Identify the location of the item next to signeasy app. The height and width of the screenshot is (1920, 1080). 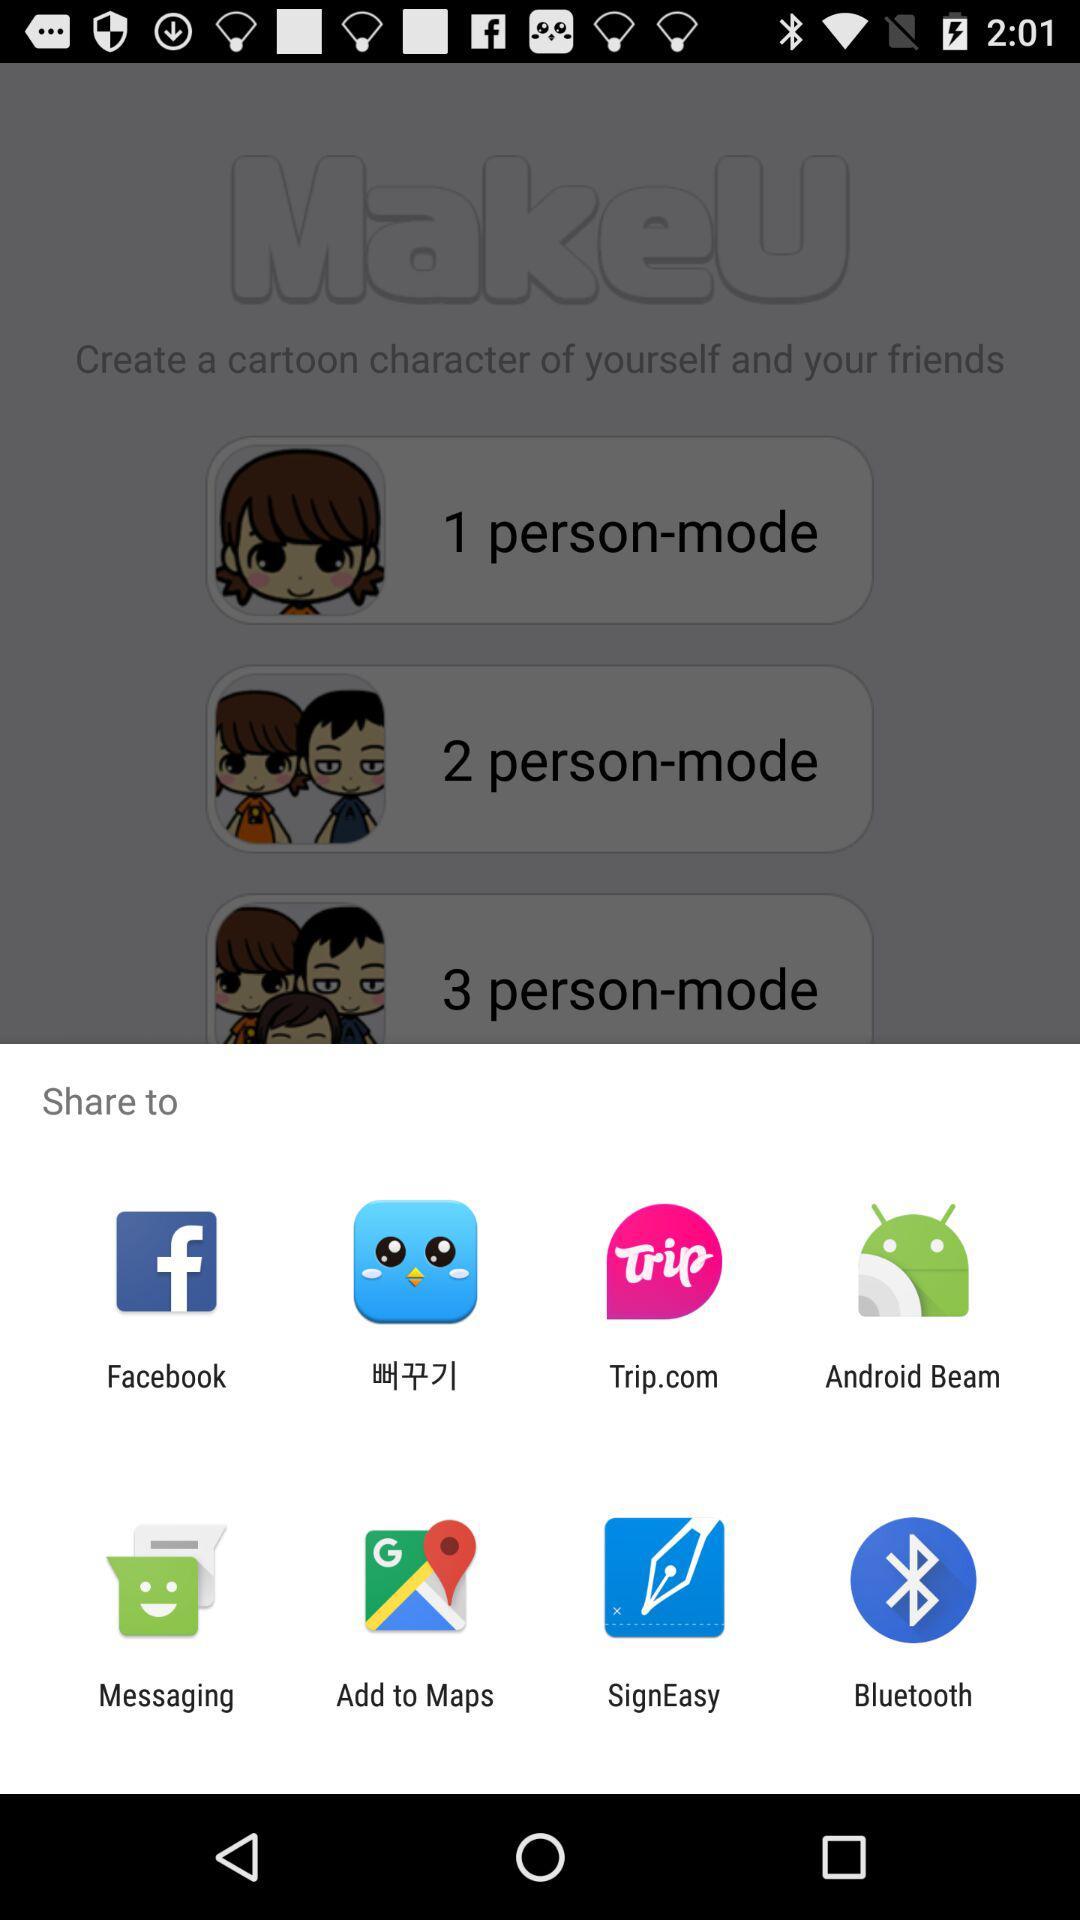
(414, 1711).